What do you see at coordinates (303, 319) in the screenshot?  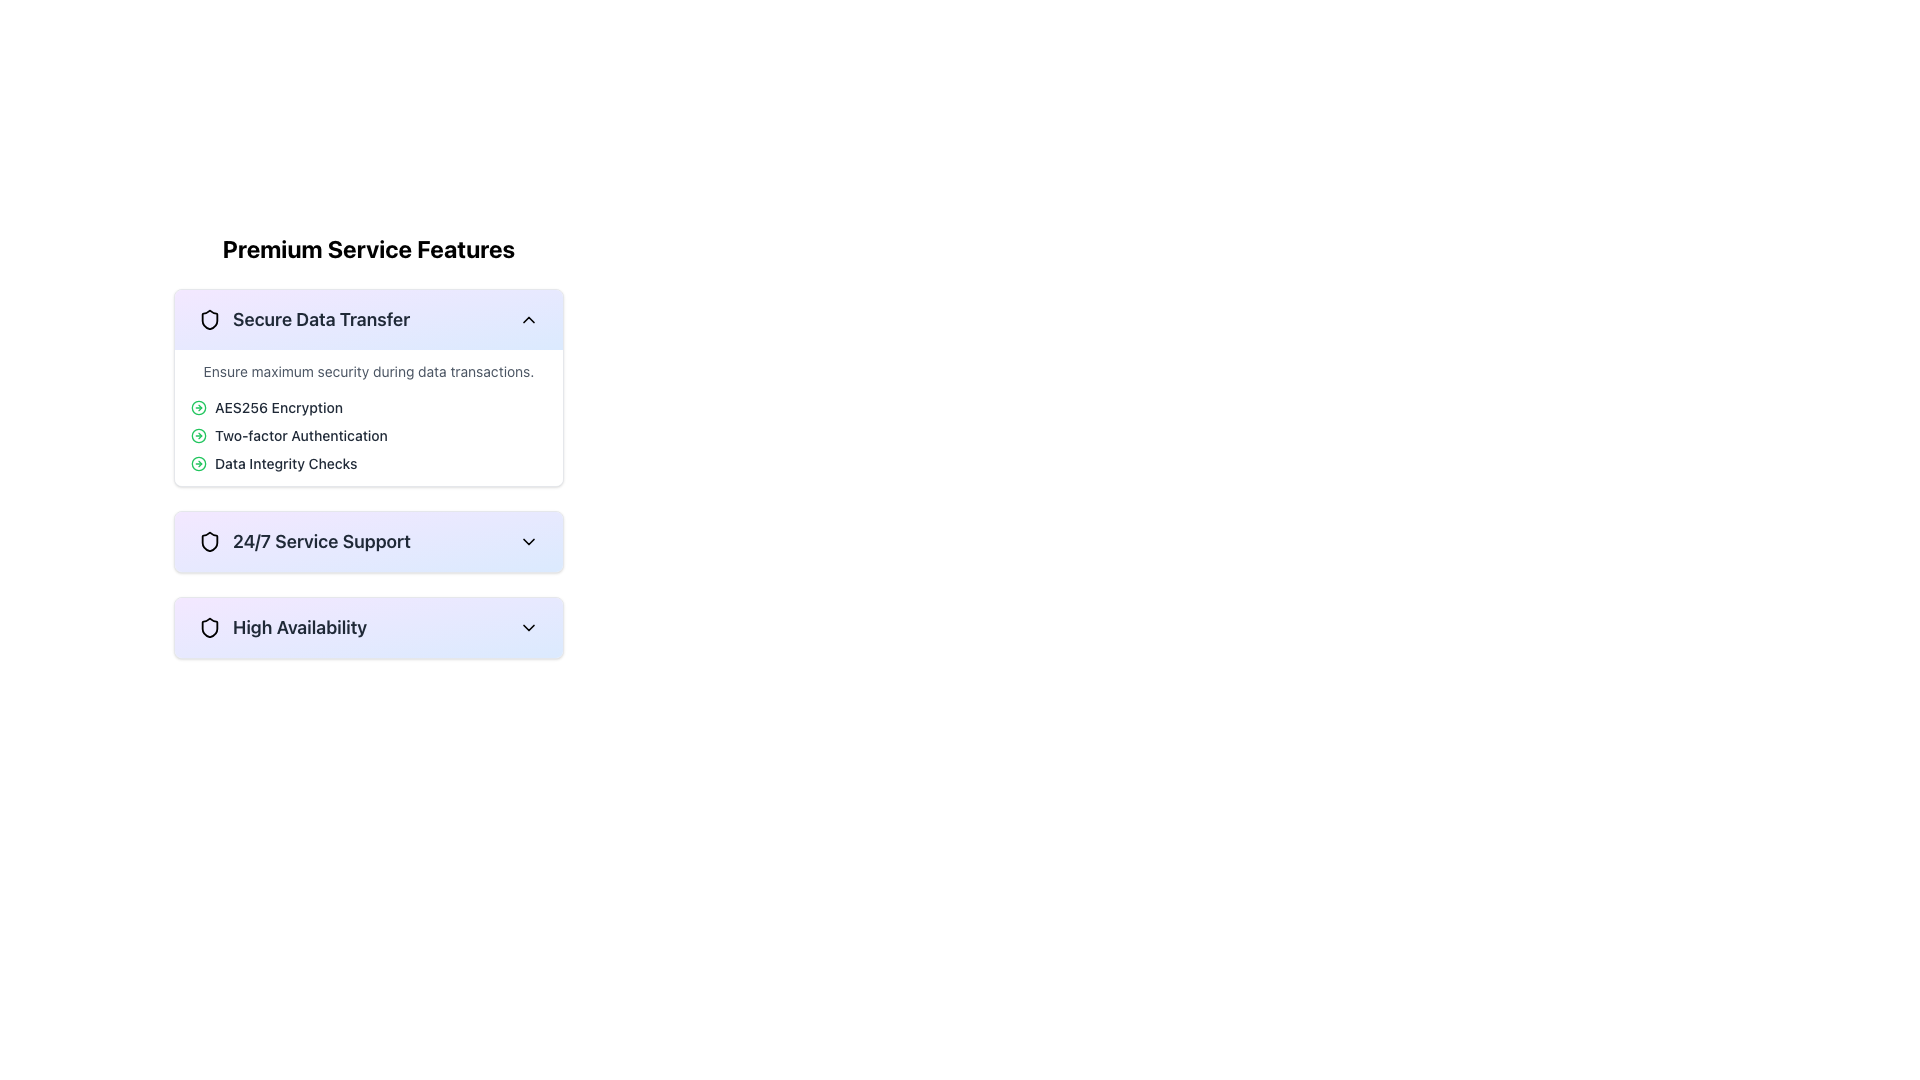 I see `descriptive header for the feature 'Secure Data Transfer' located in the first section of the 'Premium Service Features' list, which is above '24/7 Service Support' and 'High Availability.'` at bounding box center [303, 319].